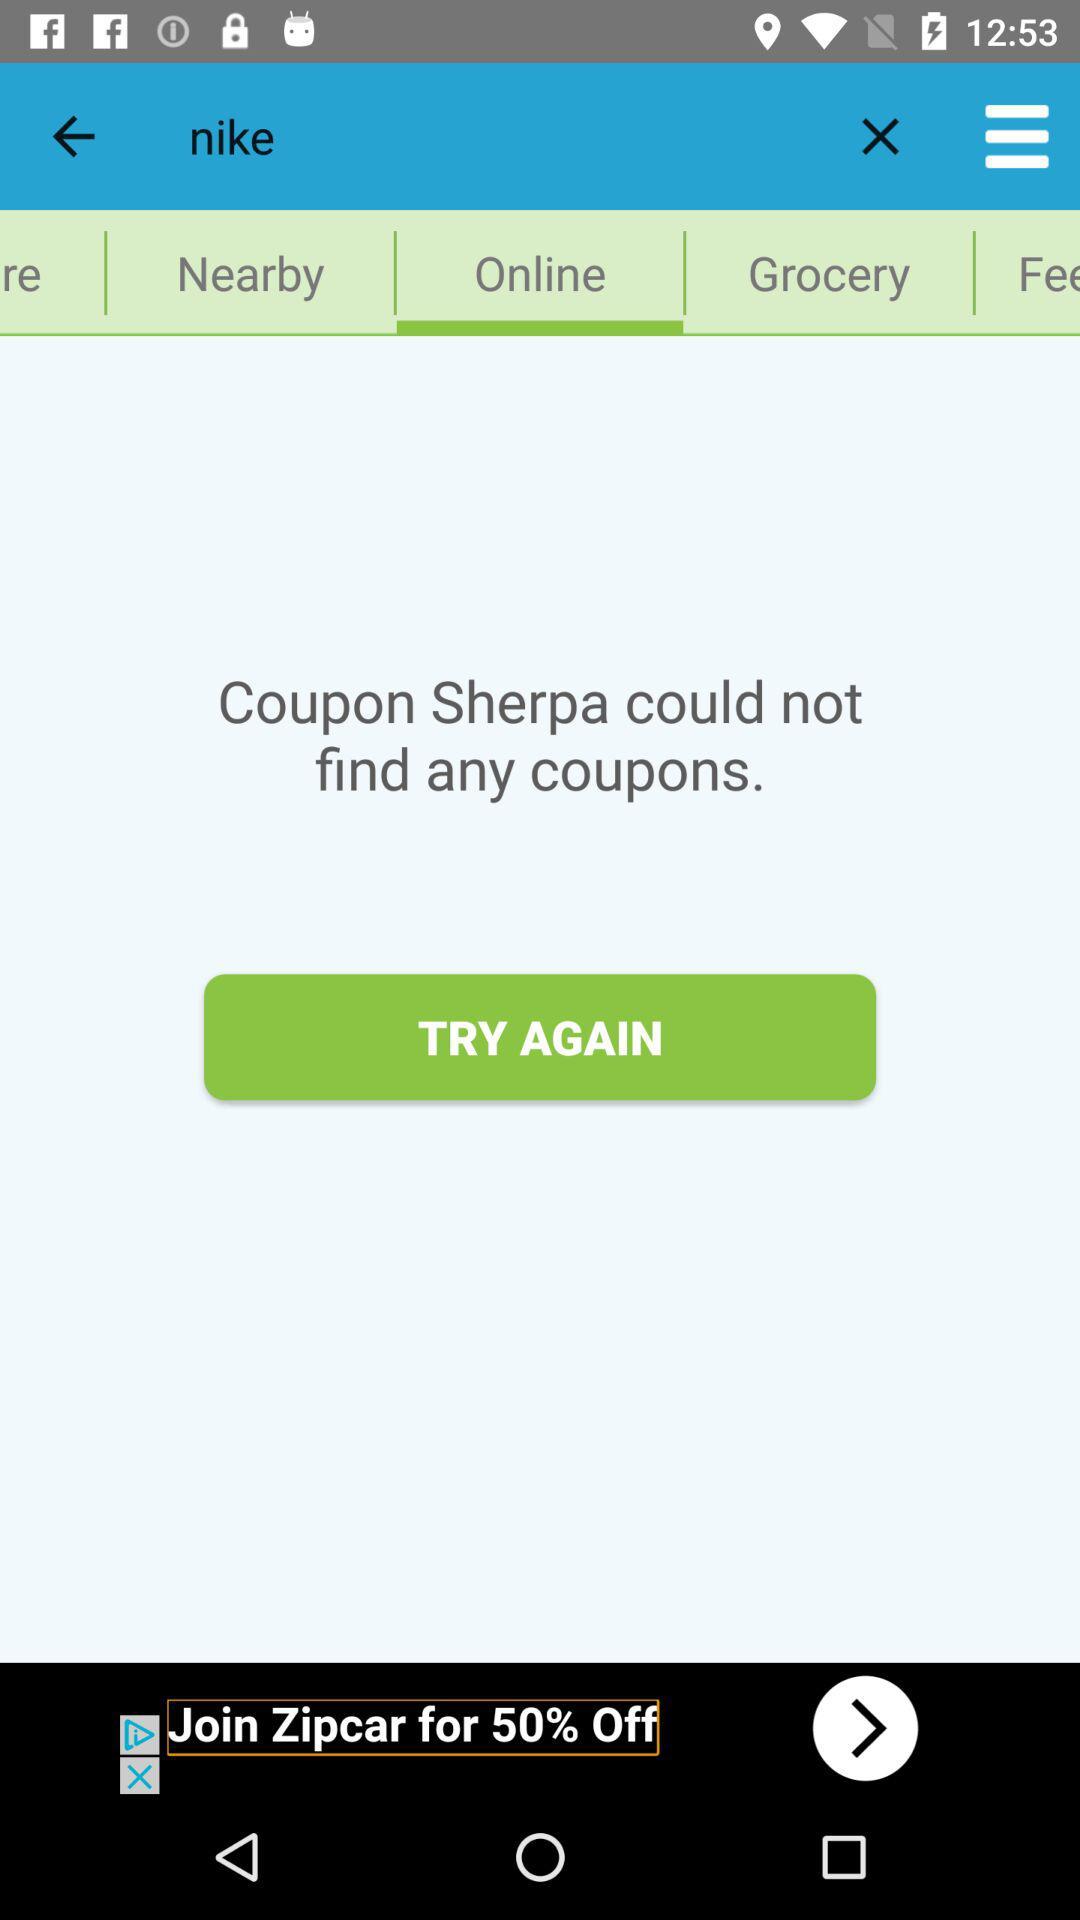  Describe the element at coordinates (540, 1727) in the screenshot. I see `advertisement link` at that location.